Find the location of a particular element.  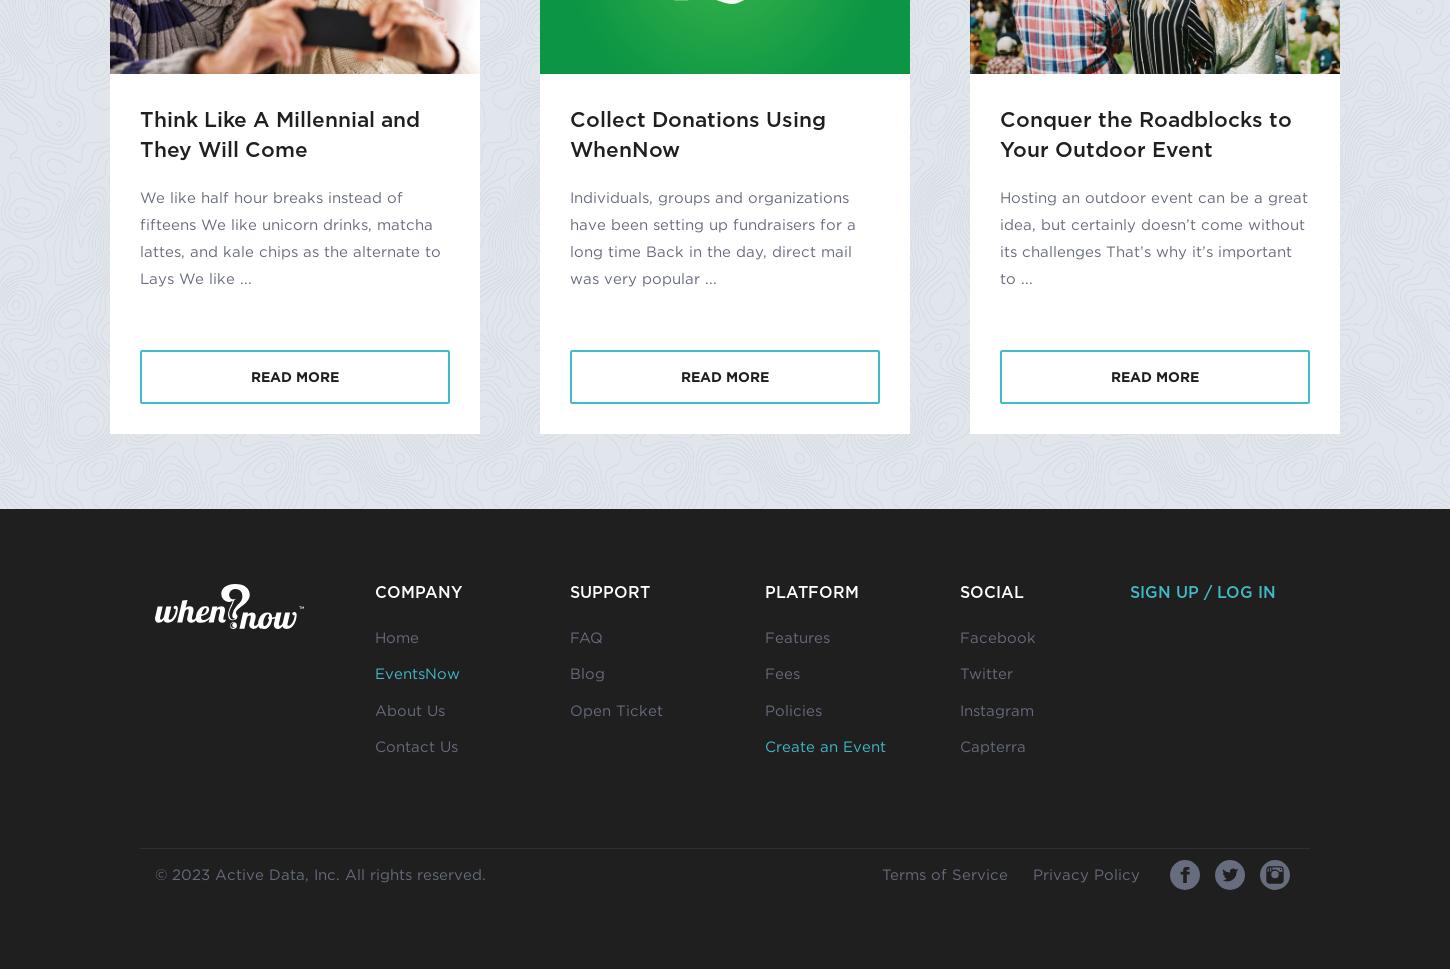

'Home' is located at coordinates (396, 635).